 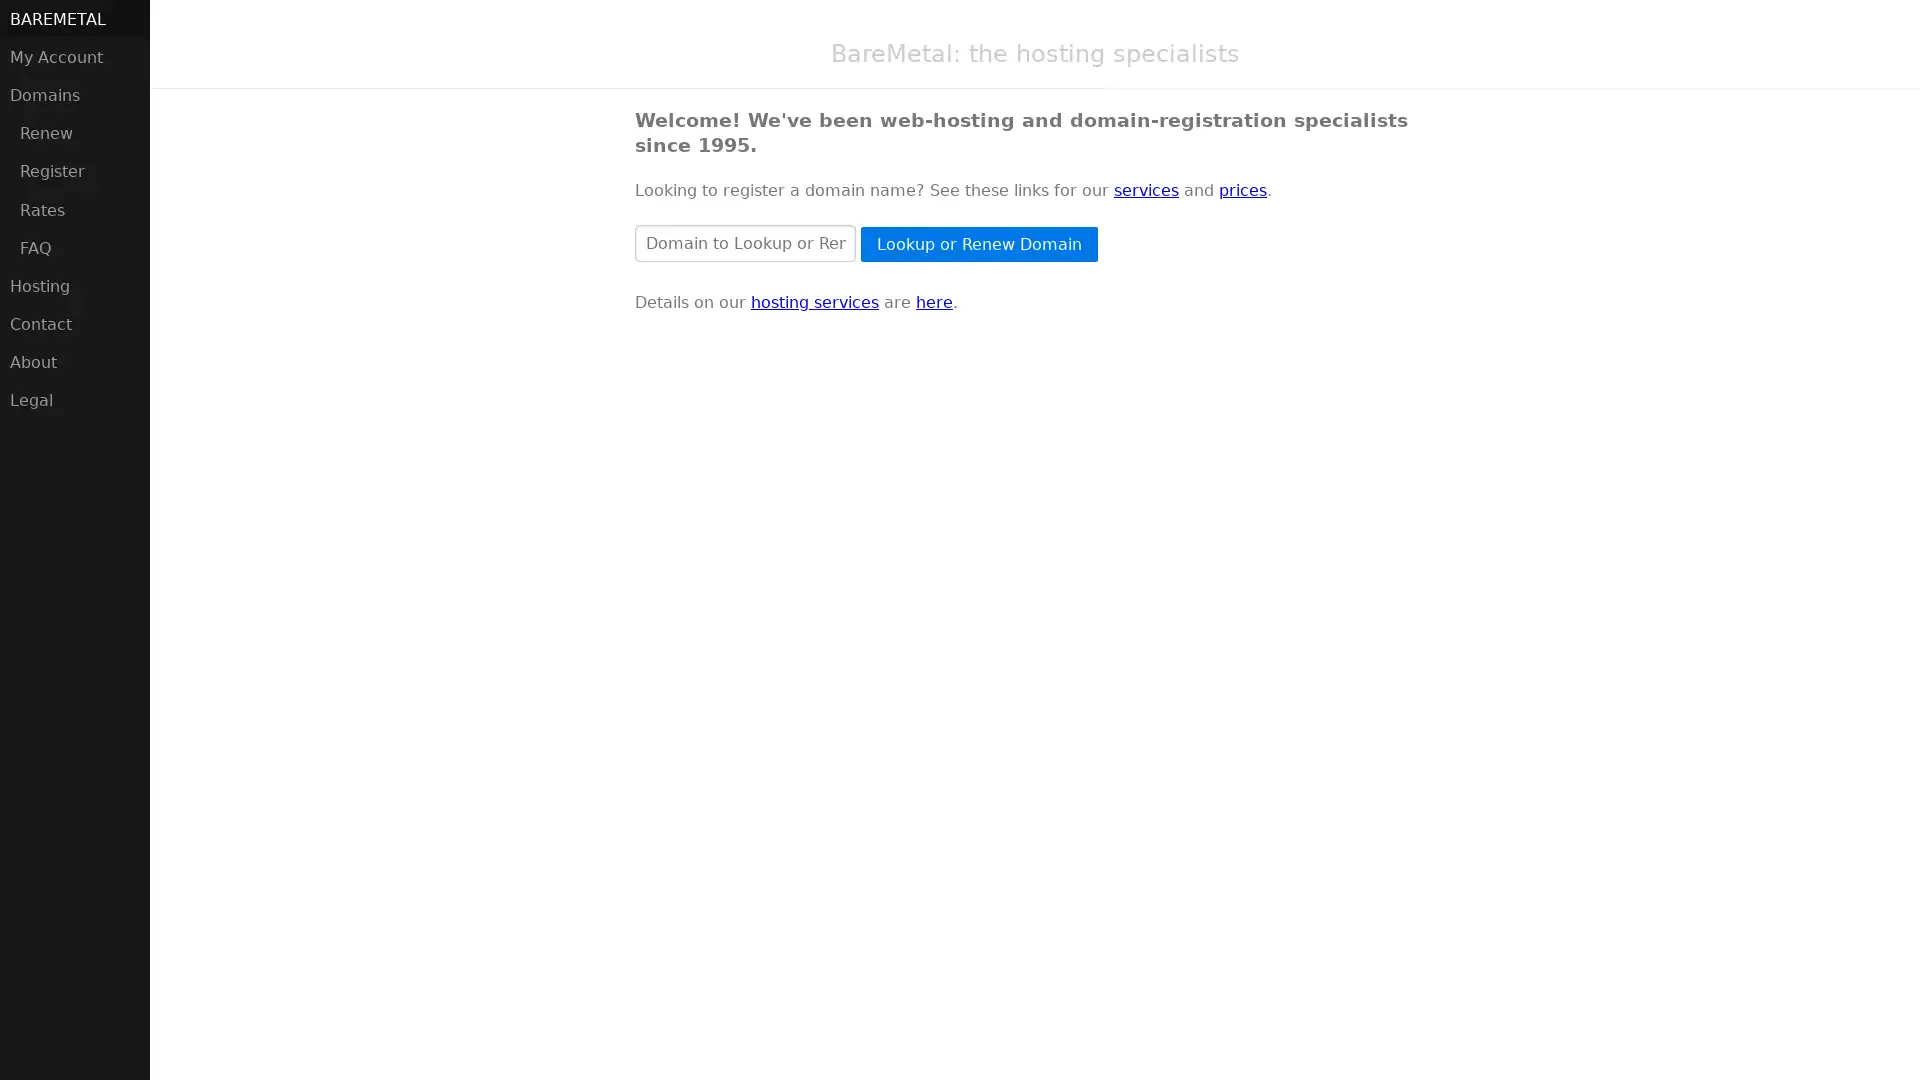 What do you see at coordinates (979, 242) in the screenshot?
I see `Lookup or Renew Domain` at bounding box center [979, 242].